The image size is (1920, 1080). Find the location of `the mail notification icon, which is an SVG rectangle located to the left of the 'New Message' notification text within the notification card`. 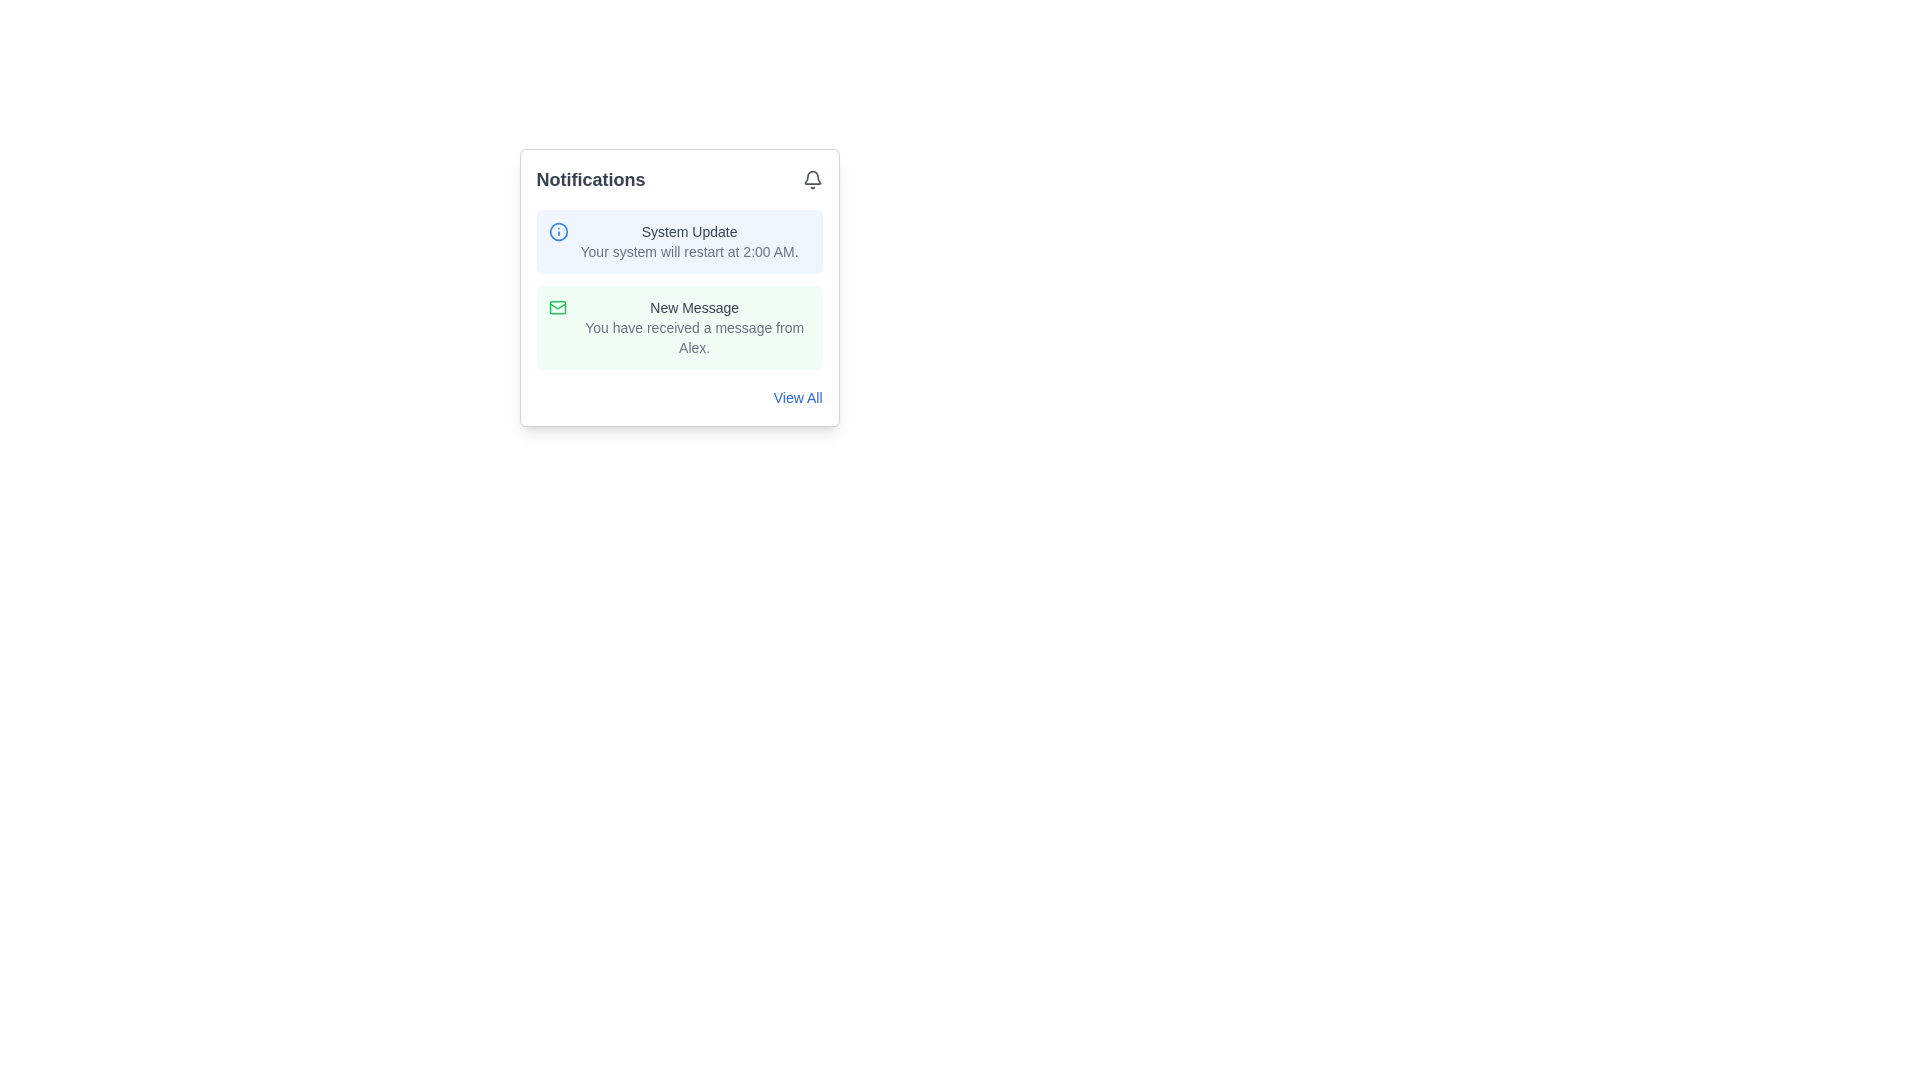

the mail notification icon, which is an SVG rectangle located to the left of the 'New Message' notification text within the notification card is located at coordinates (557, 308).